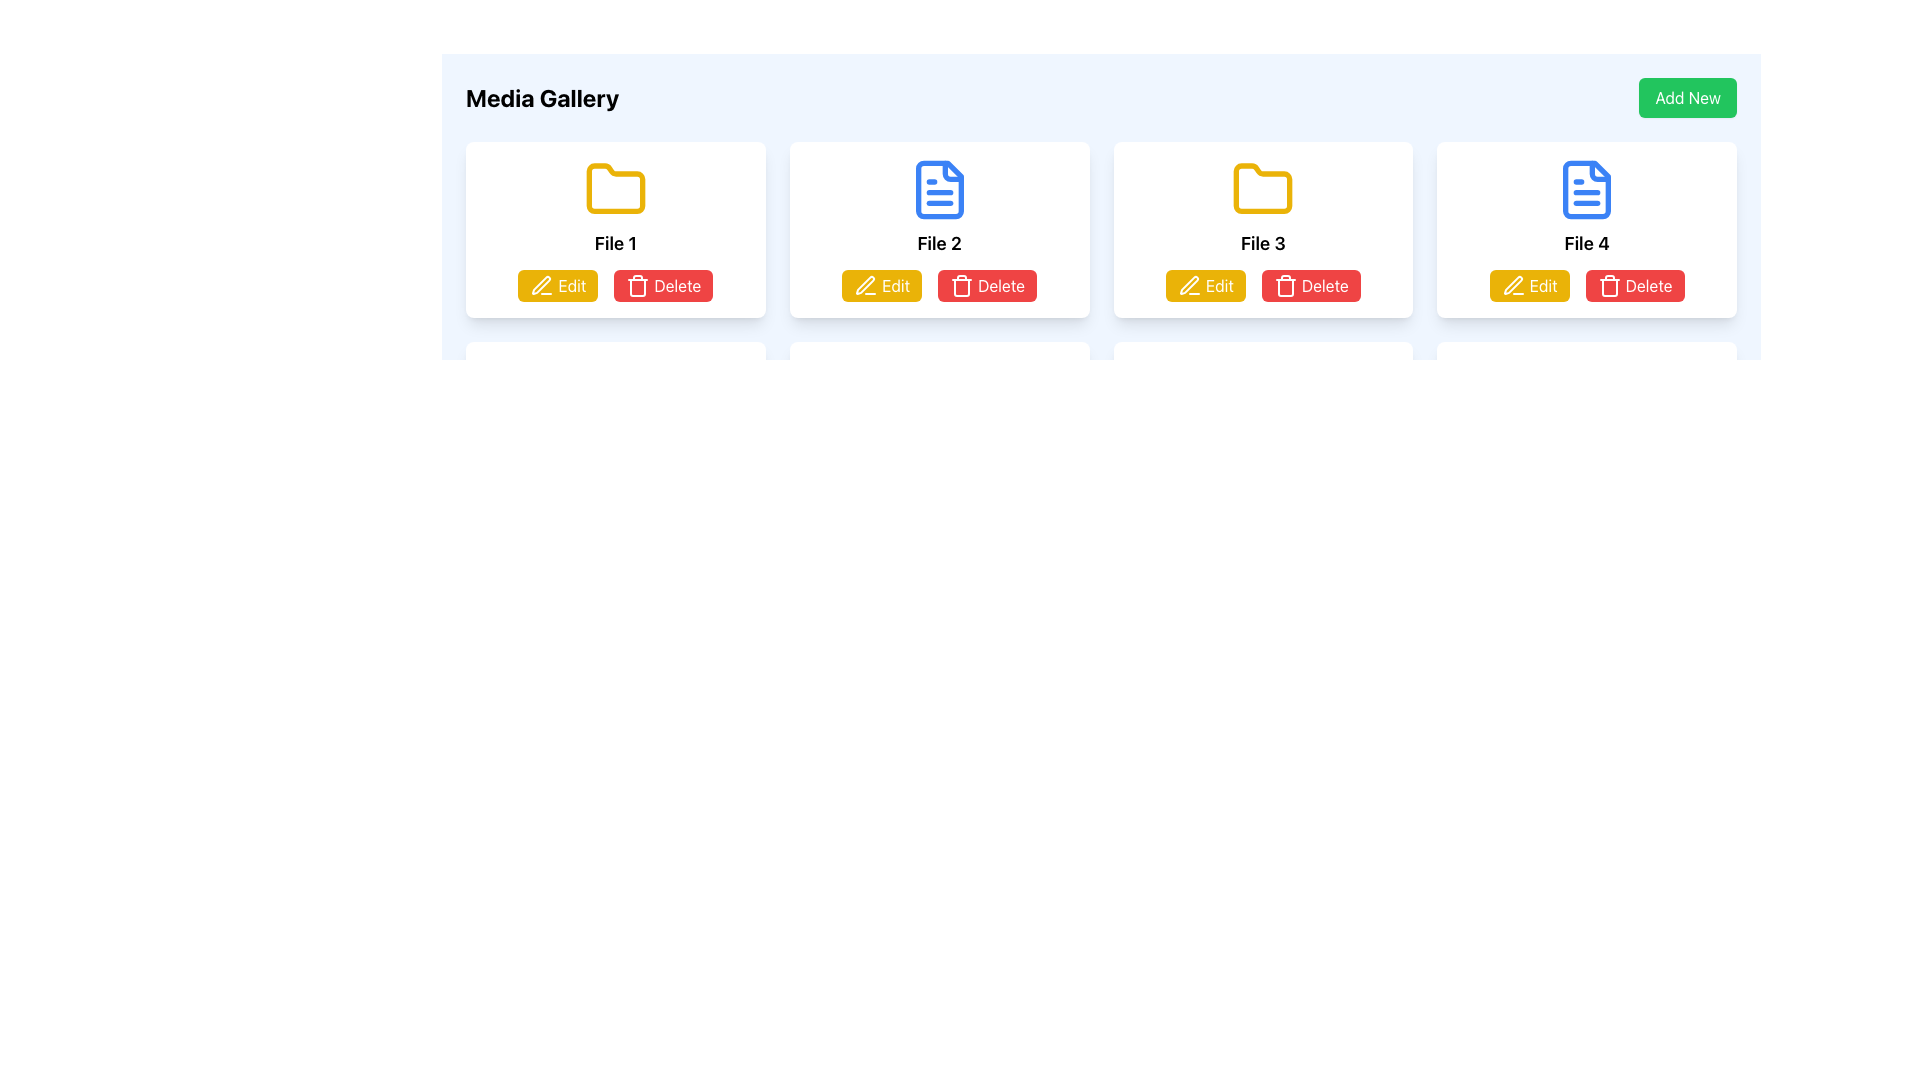  Describe the element at coordinates (1586, 189) in the screenshot. I see `the document icon representing 'File 4', which is located in the first position within the fourth file card` at that location.